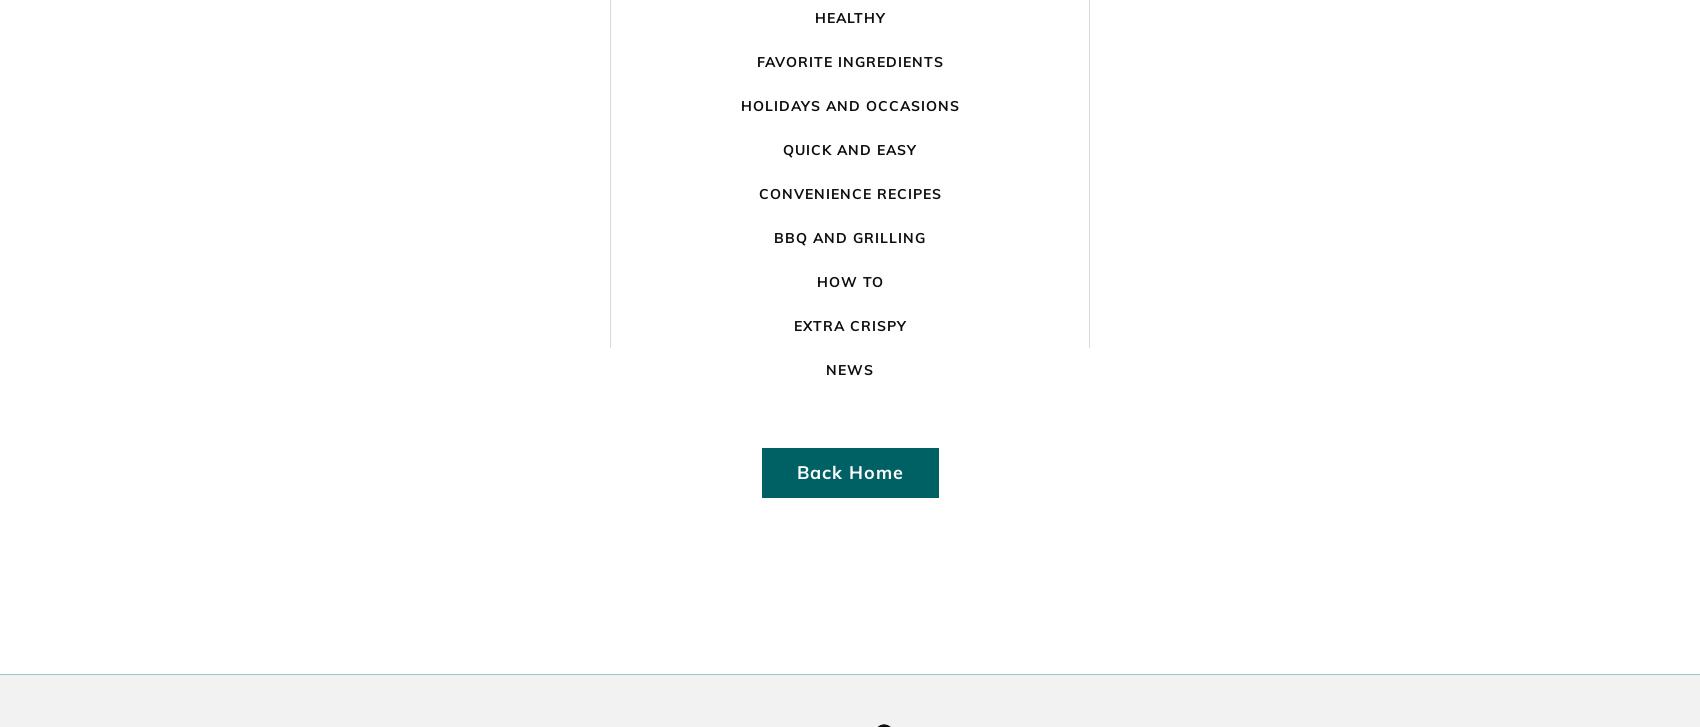 The image size is (1700, 727). What do you see at coordinates (848, 18) in the screenshot?
I see `'Healthy'` at bounding box center [848, 18].